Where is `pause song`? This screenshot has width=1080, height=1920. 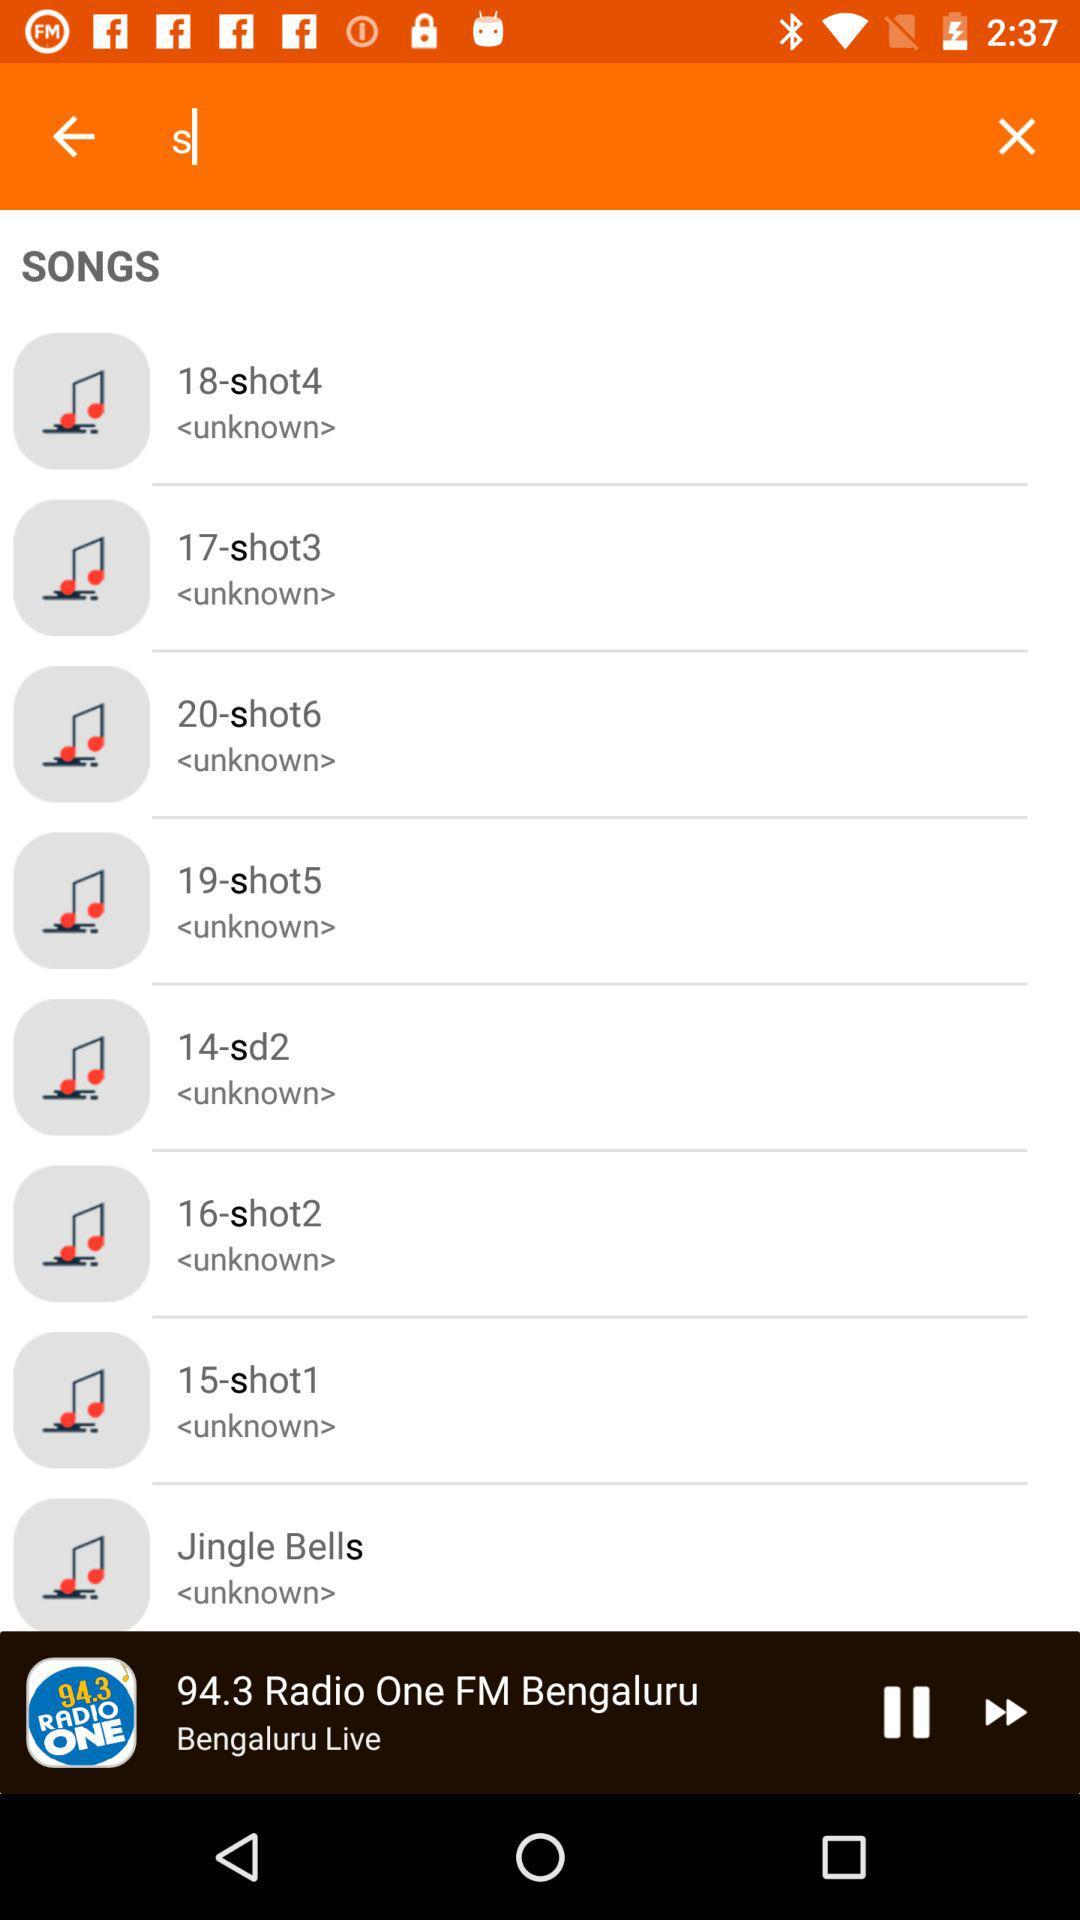
pause song is located at coordinates (906, 1711).